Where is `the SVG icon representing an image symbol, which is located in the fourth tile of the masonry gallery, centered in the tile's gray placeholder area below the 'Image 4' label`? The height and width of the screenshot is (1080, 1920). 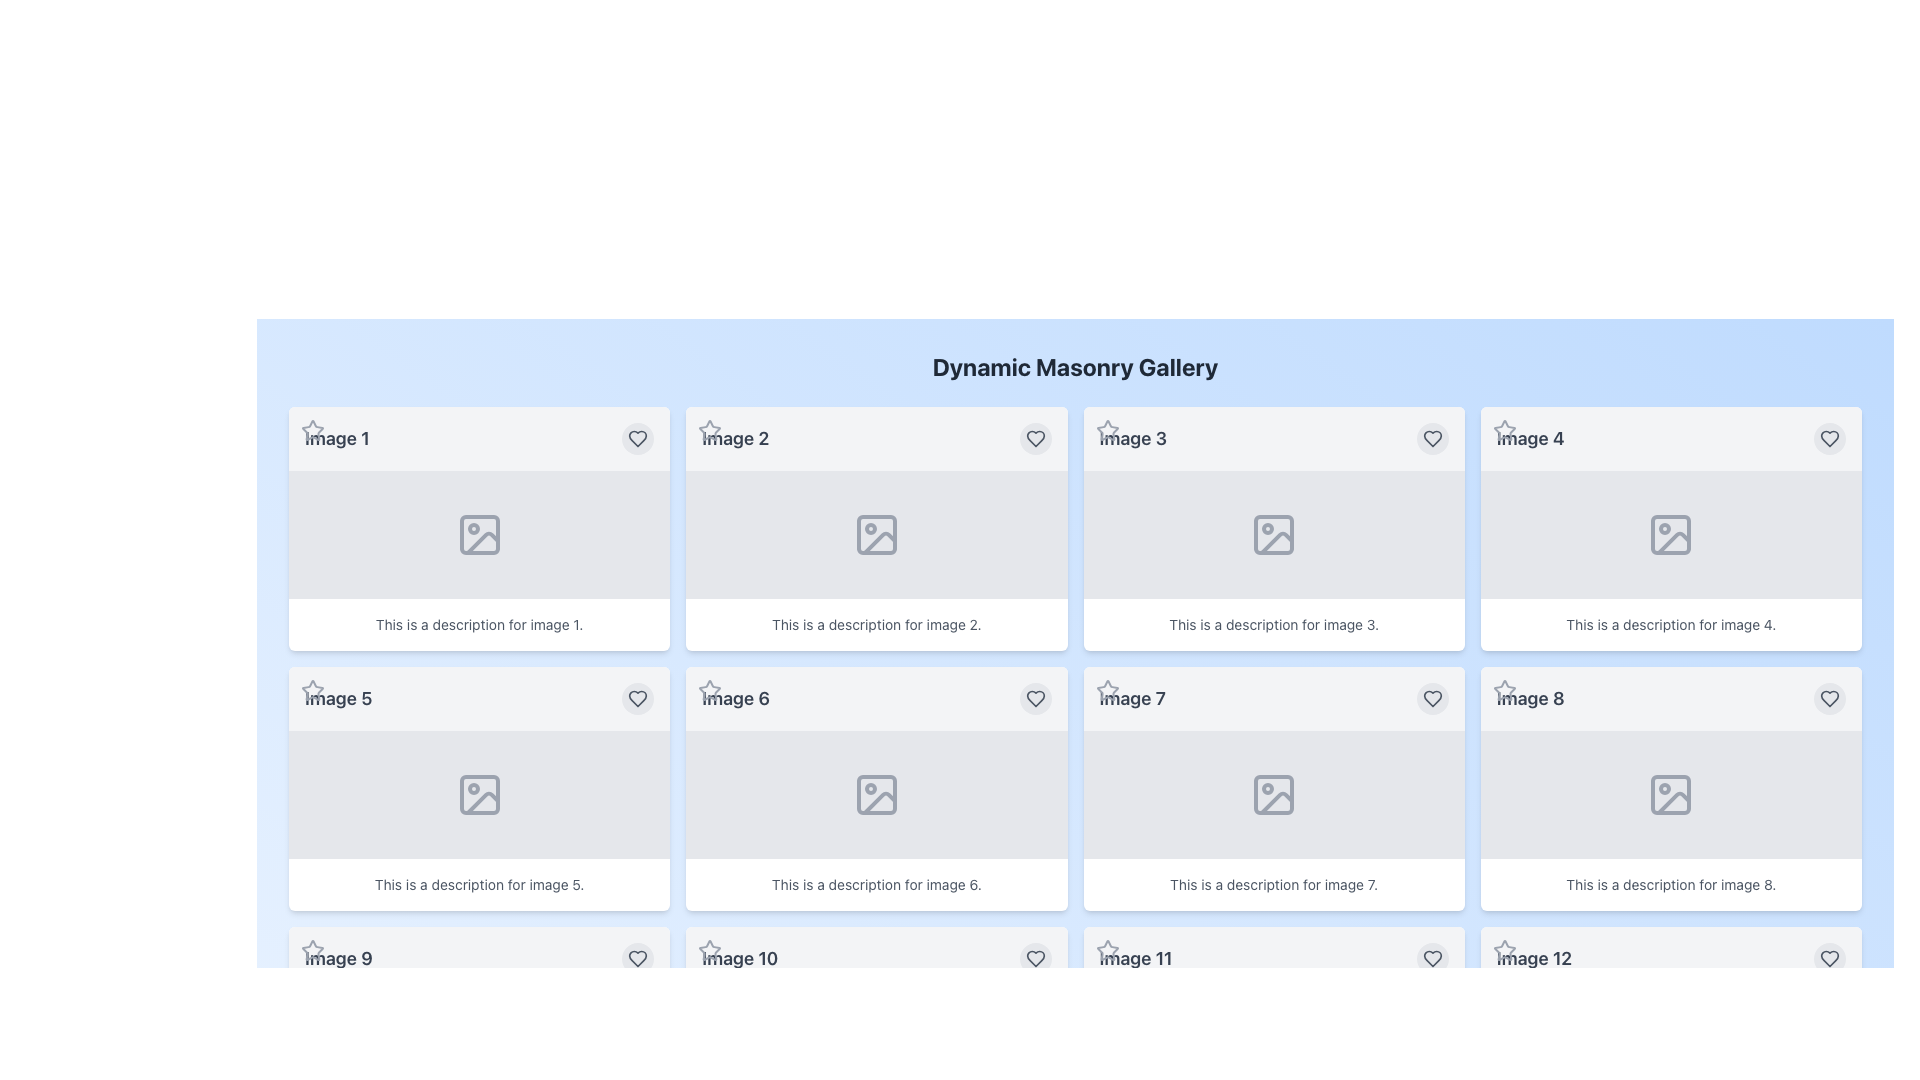
the SVG icon representing an image symbol, which is located in the fourth tile of the masonry gallery, centered in the tile's gray placeholder area below the 'Image 4' label is located at coordinates (1671, 534).